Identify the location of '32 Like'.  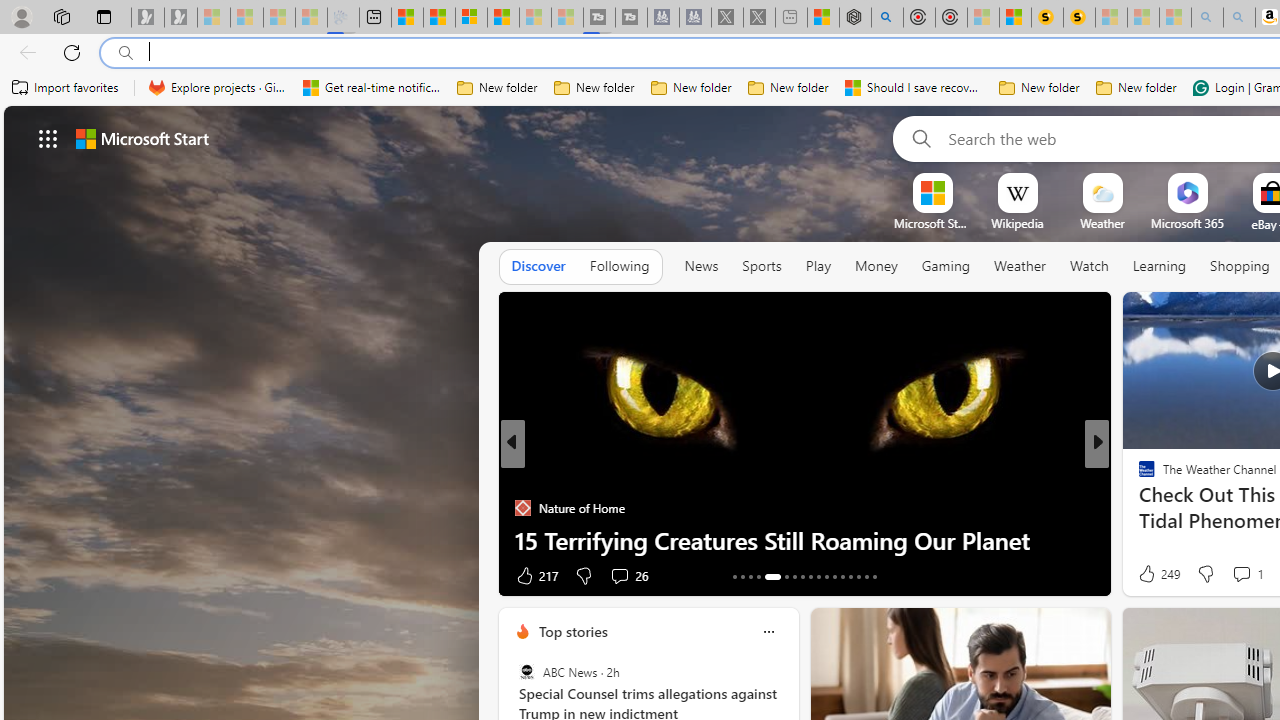
(1149, 575).